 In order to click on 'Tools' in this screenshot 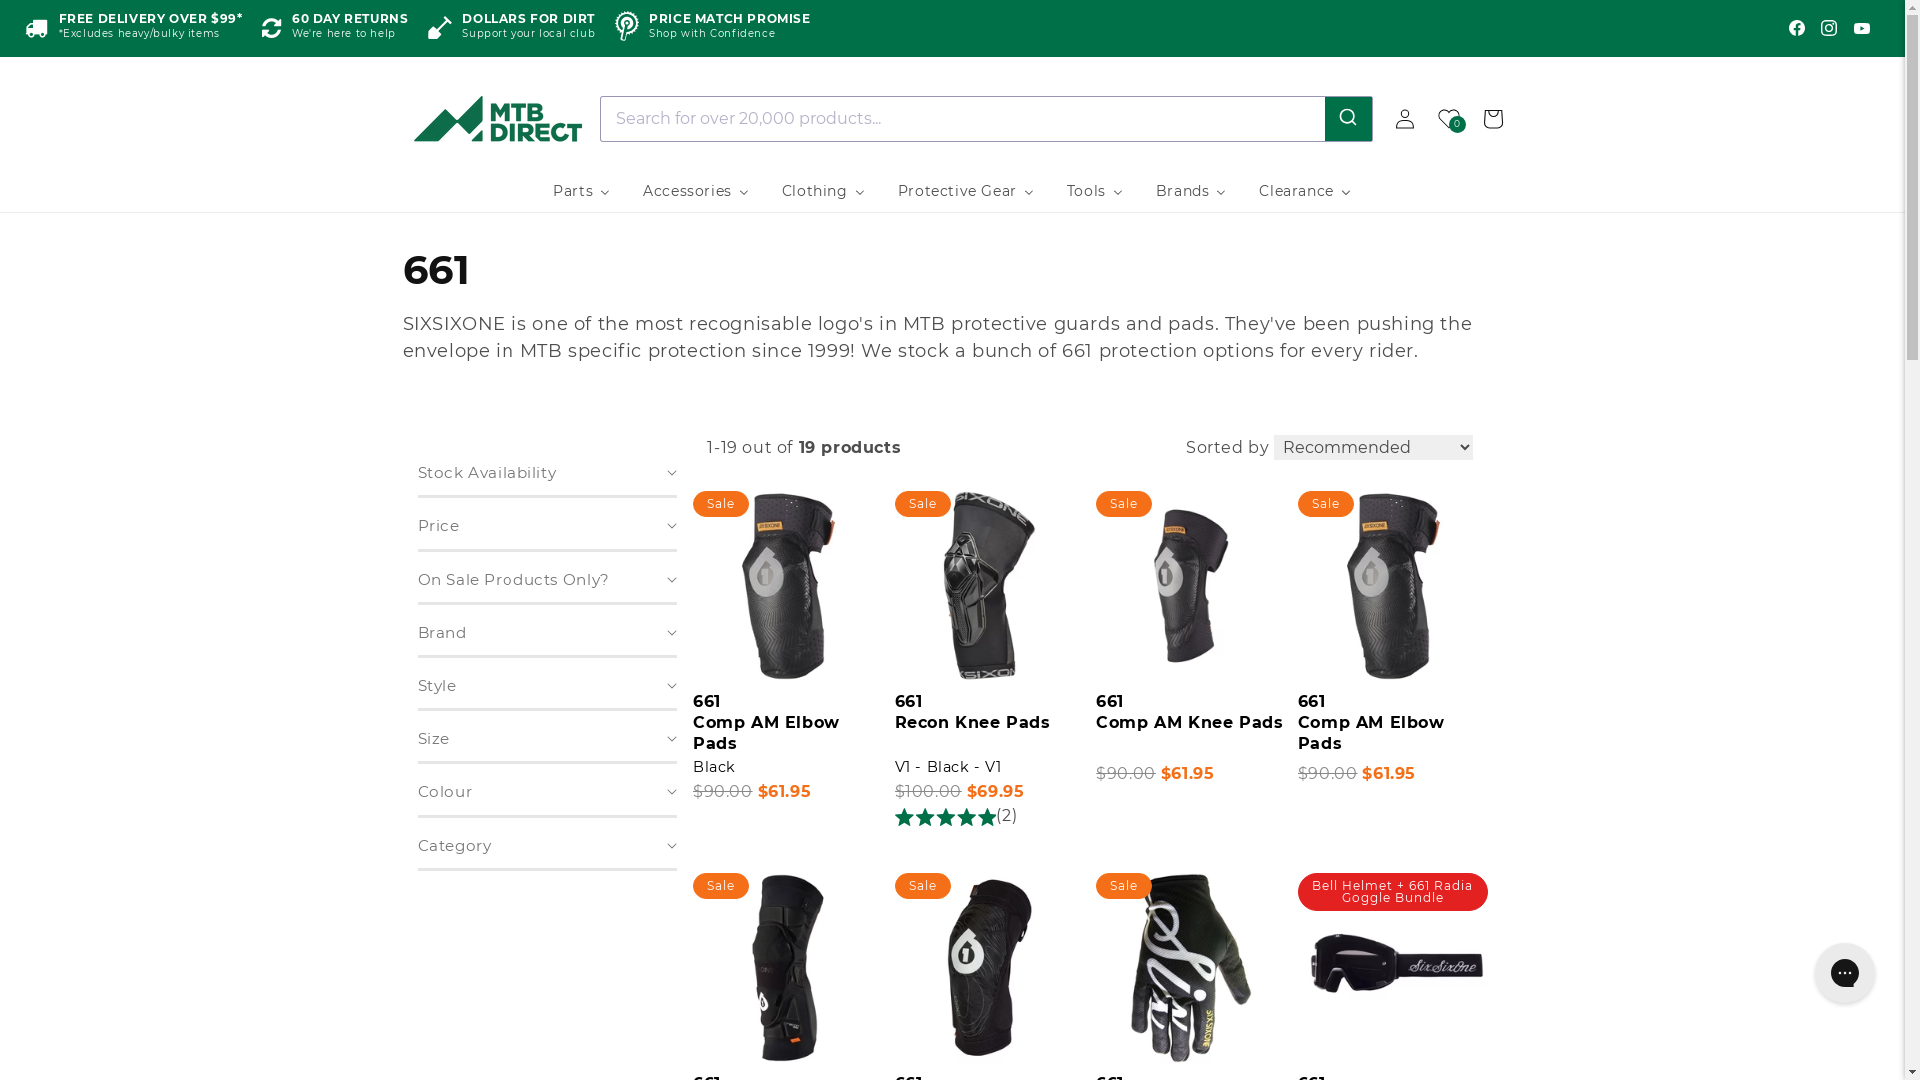, I will do `click(1094, 191)`.